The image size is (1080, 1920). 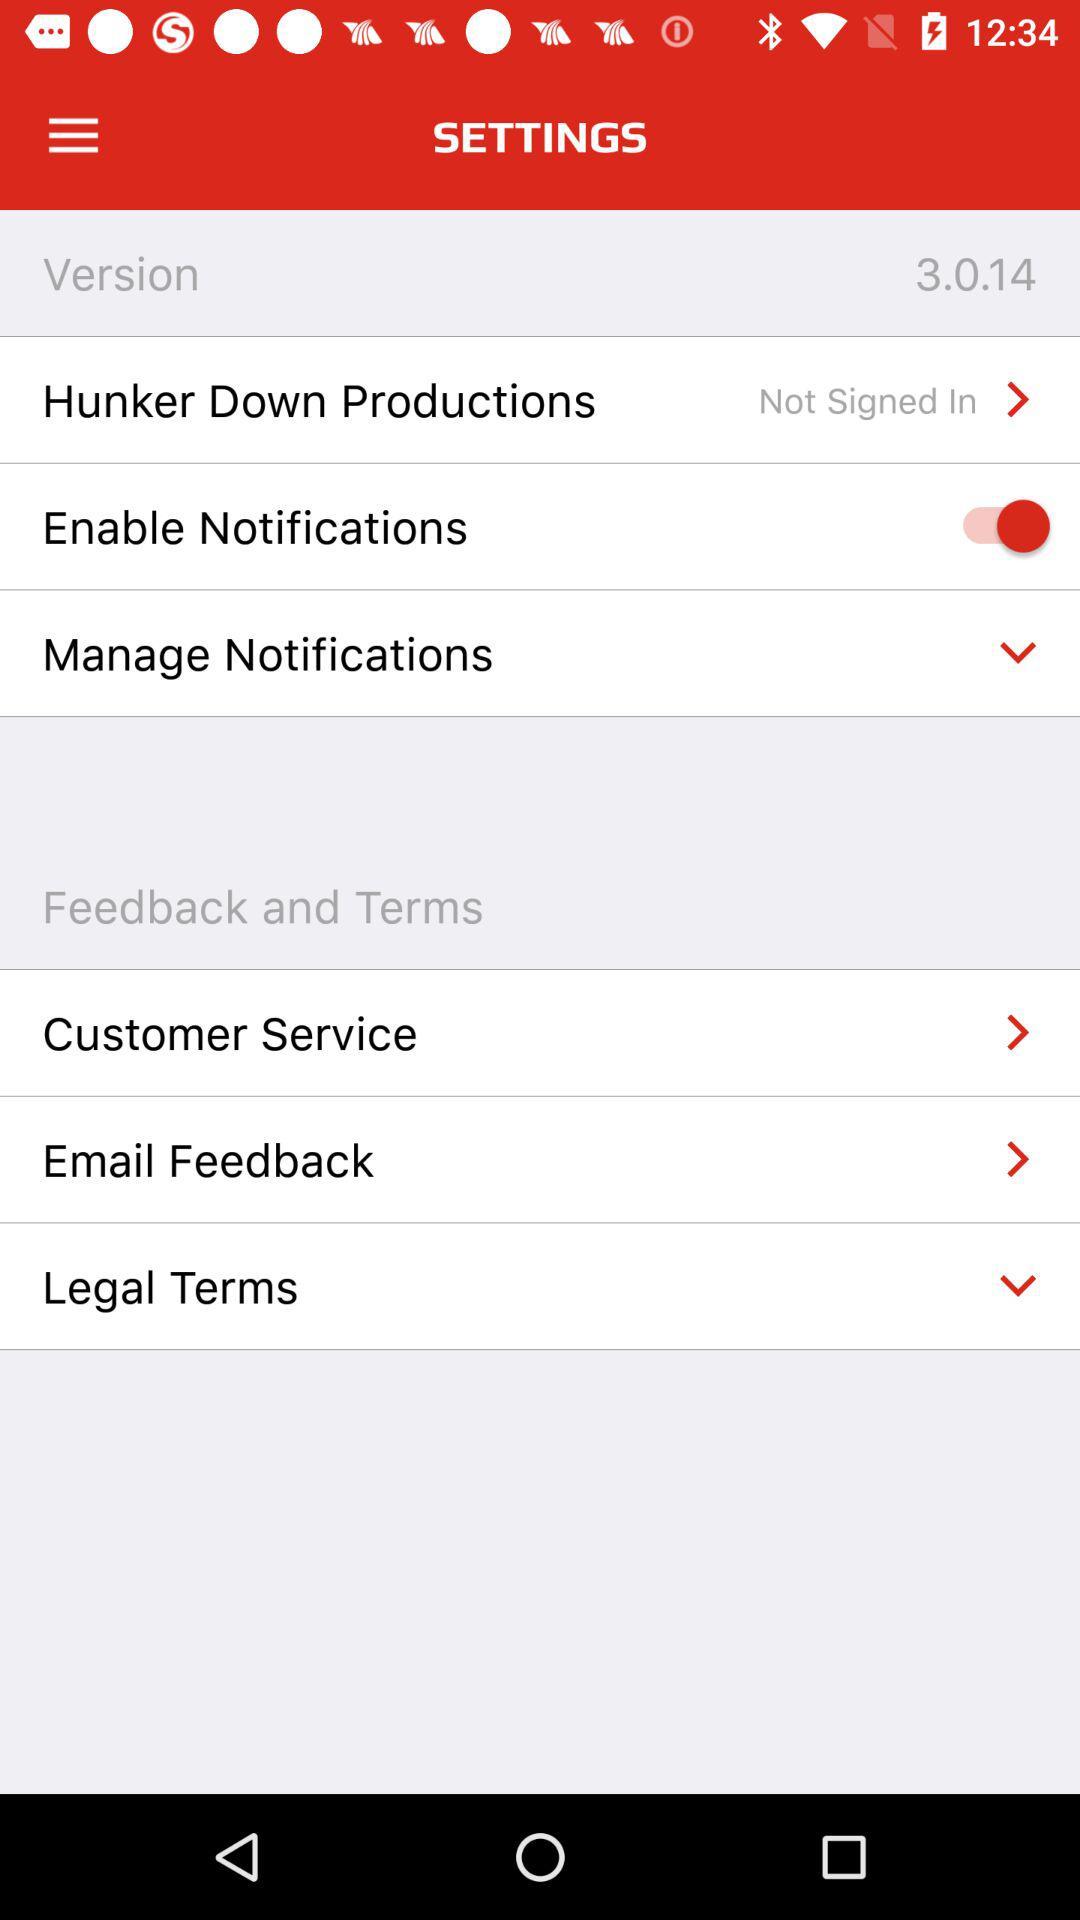 What do you see at coordinates (996, 526) in the screenshot?
I see `enable notifications option` at bounding box center [996, 526].